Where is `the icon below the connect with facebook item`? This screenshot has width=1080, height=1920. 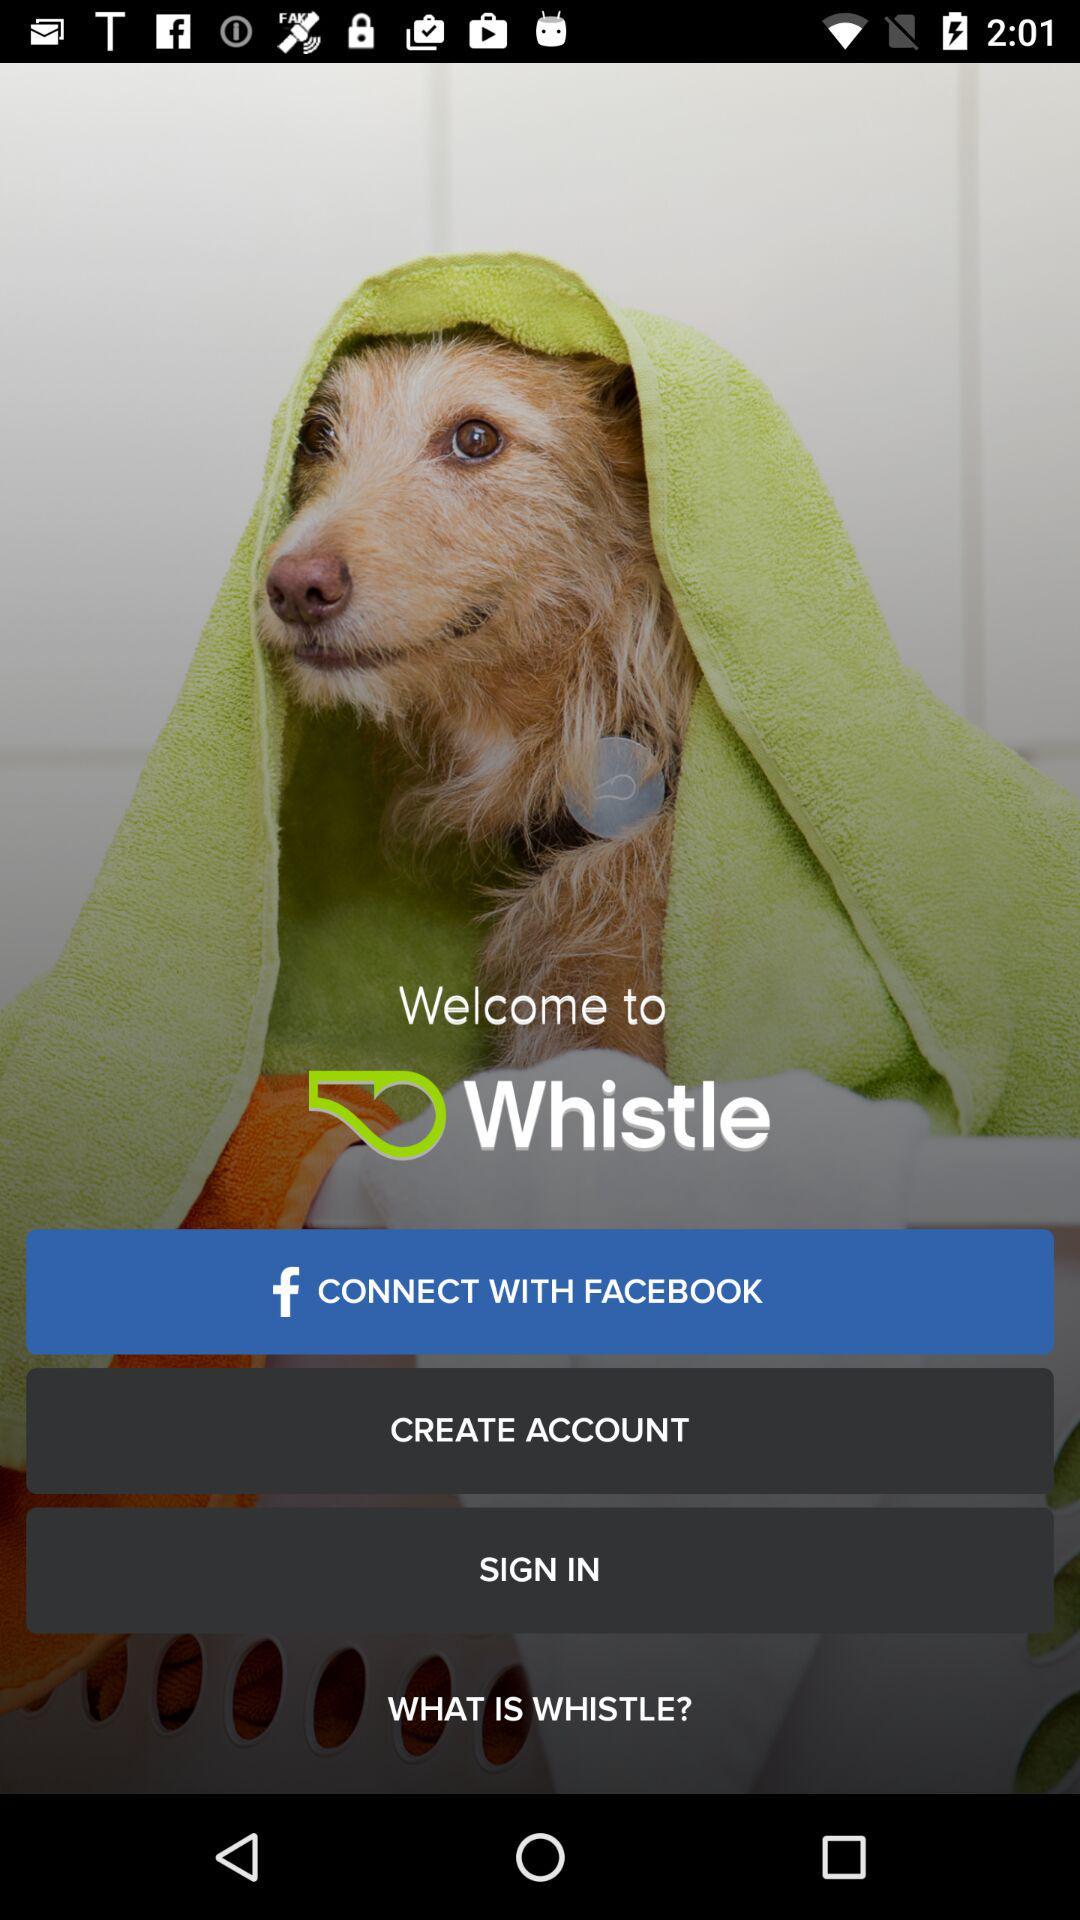
the icon below the connect with facebook item is located at coordinates (540, 1429).